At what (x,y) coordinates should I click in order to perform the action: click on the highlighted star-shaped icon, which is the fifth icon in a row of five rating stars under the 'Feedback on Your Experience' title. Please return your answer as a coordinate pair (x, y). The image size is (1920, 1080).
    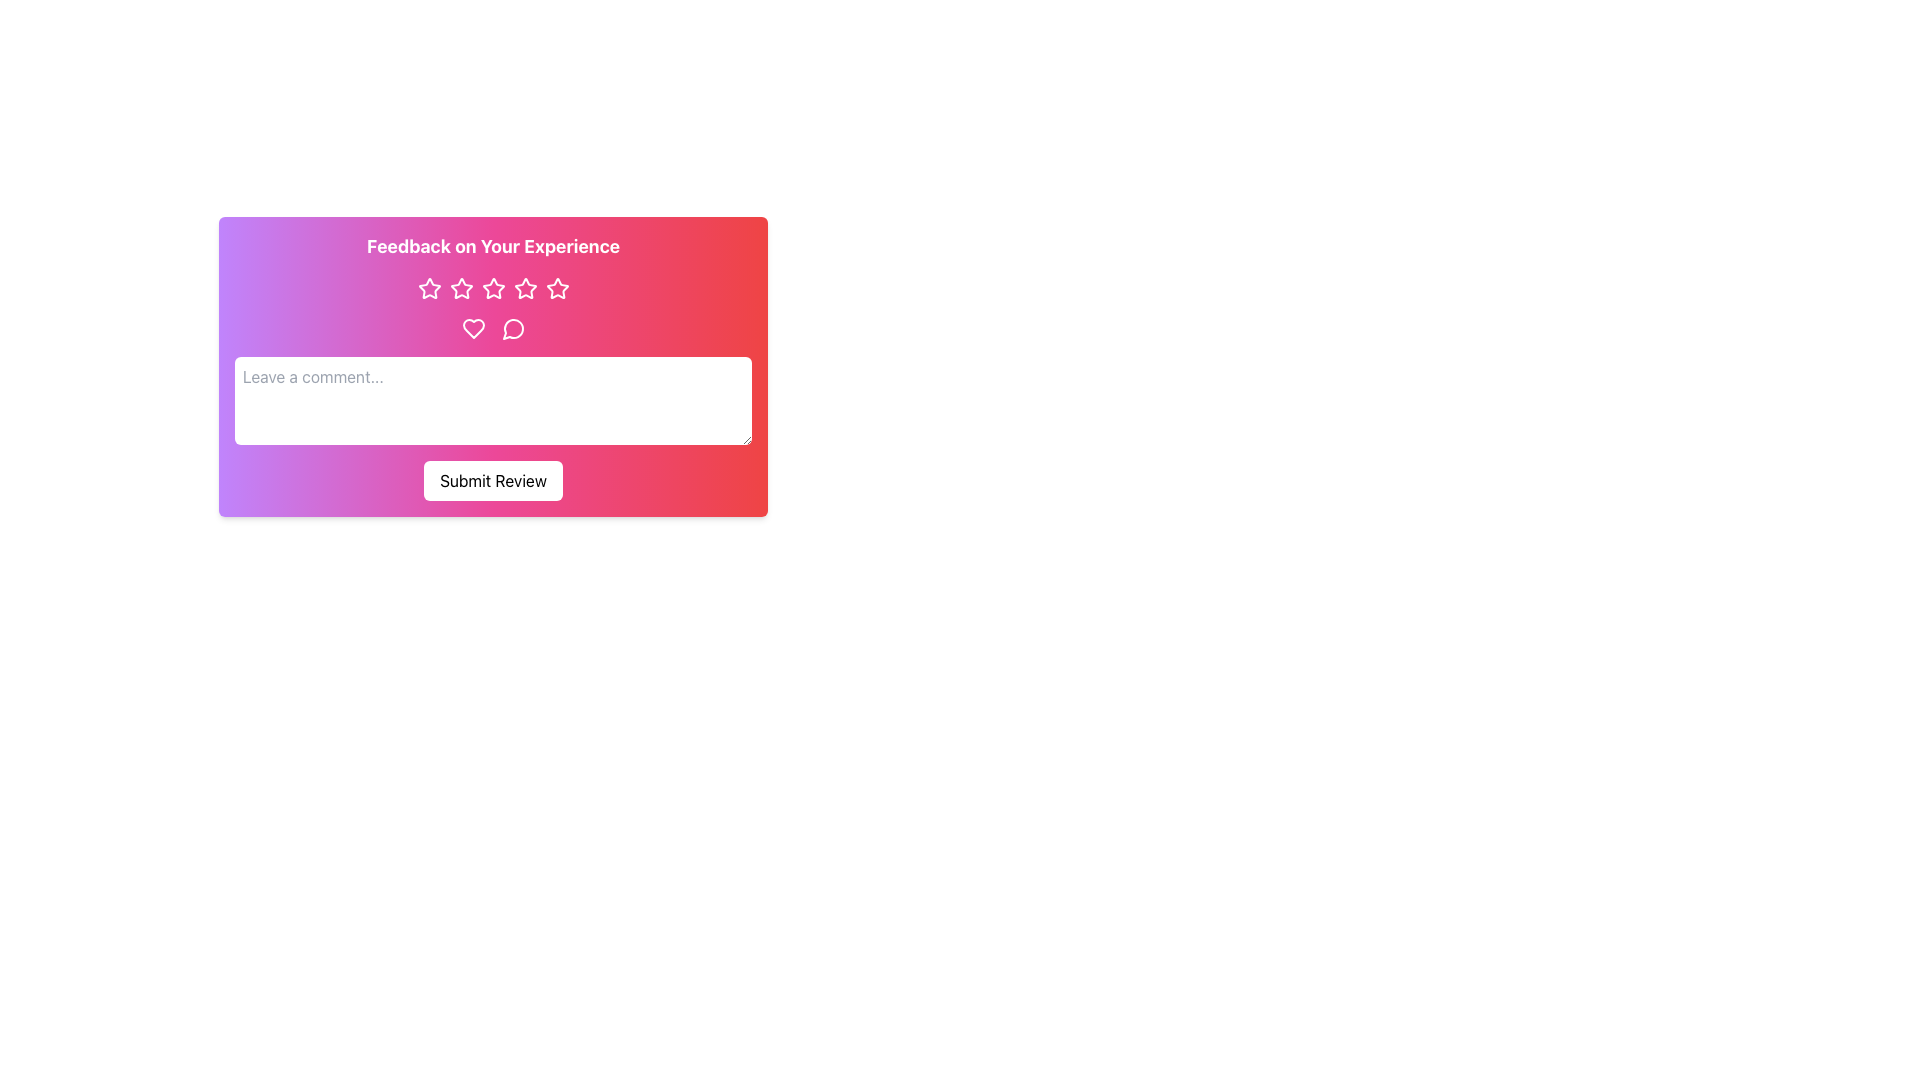
    Looking at the image, I should click on (557, 288).